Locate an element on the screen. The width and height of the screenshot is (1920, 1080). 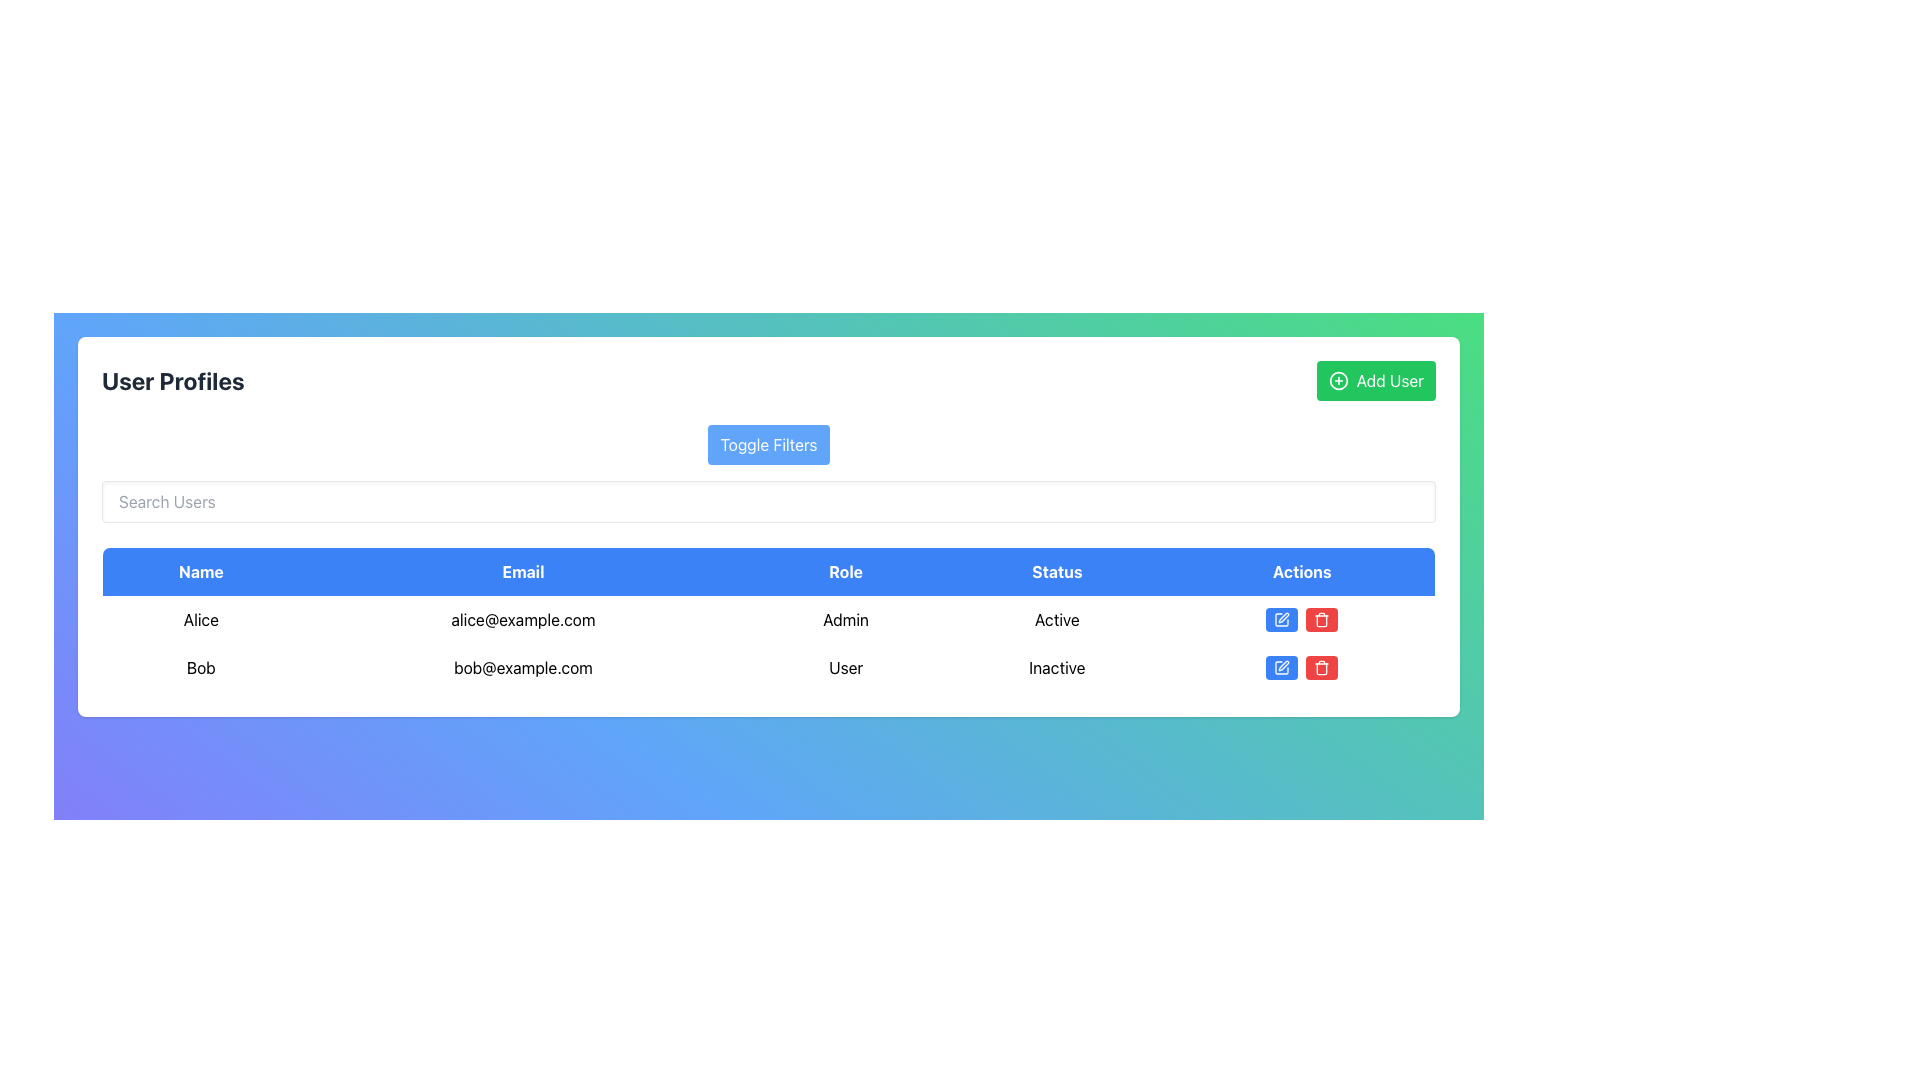
the 'Inactive' text label in the 'Status' column of the second row in the table is located at coordinates (1056, 668).